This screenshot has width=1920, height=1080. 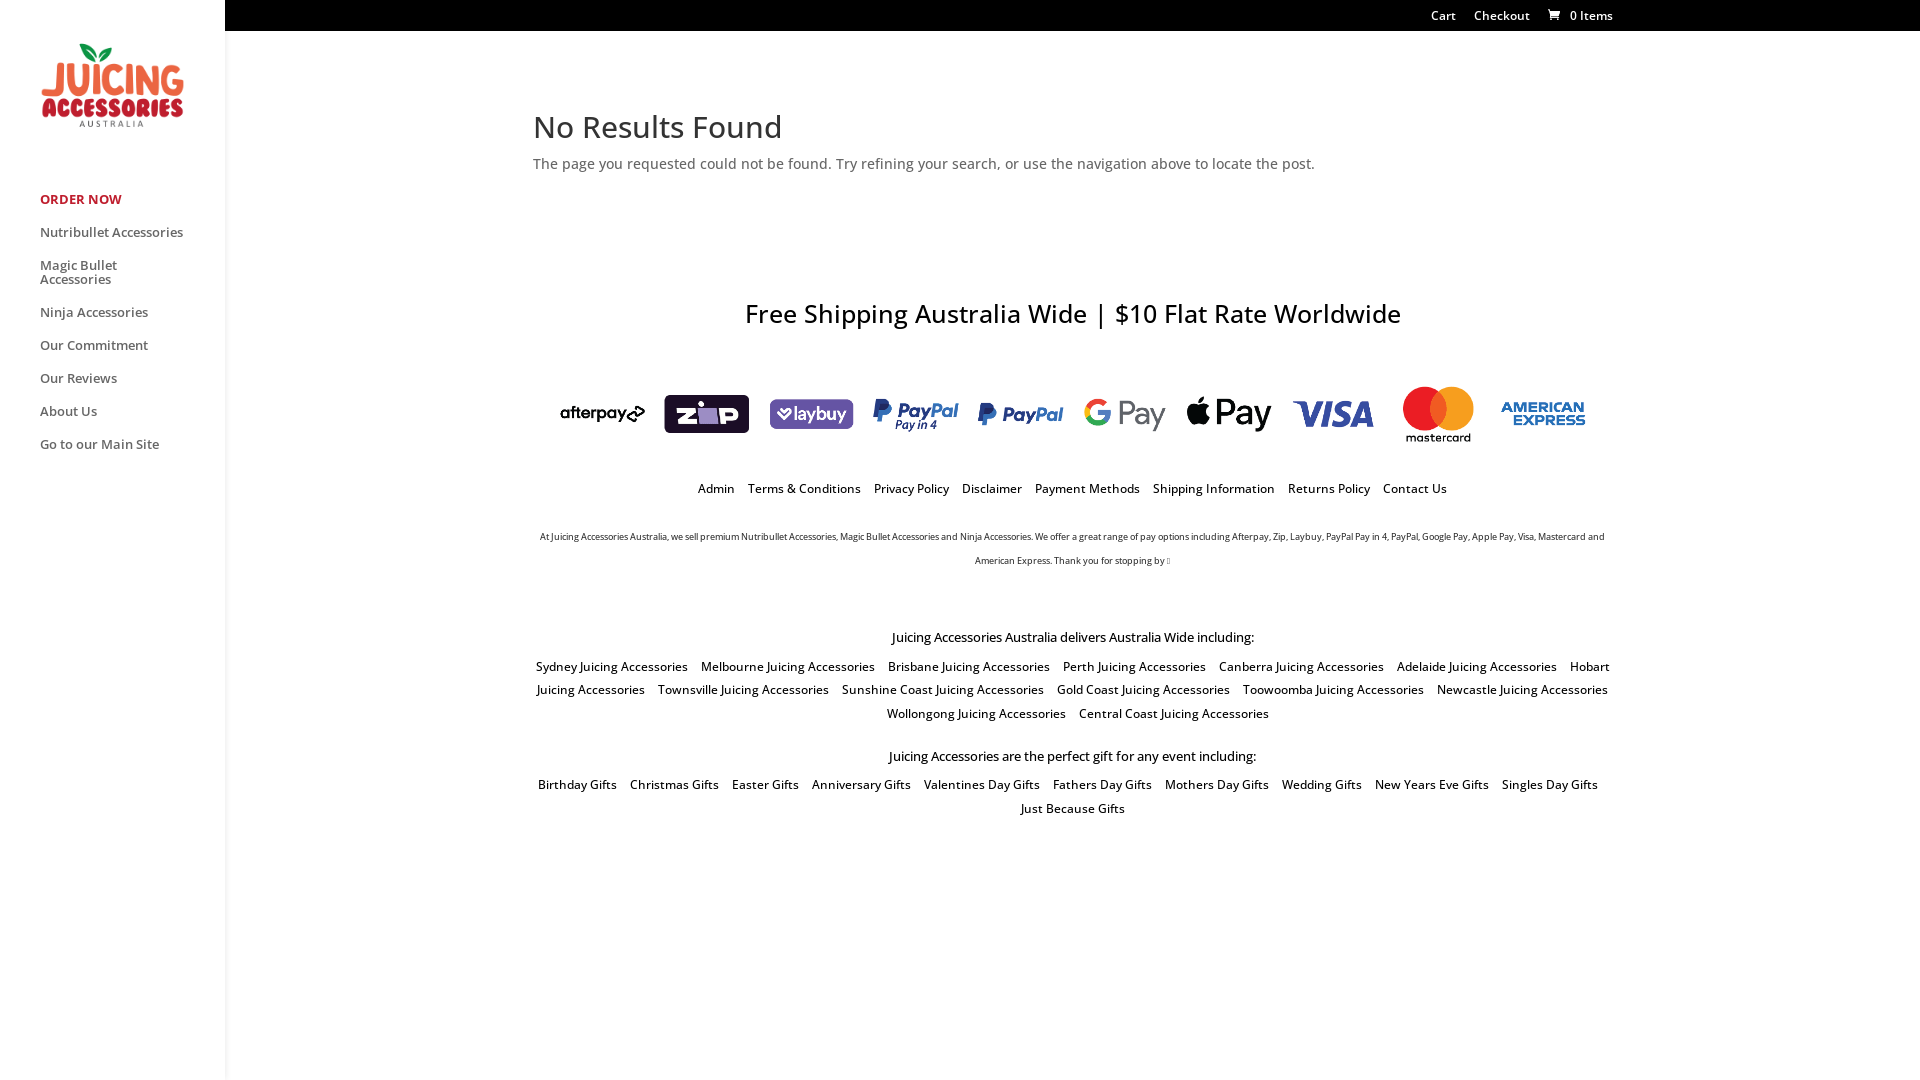 What do you see at coordinates (131, 419) in the screenshot?
I see `'About Us'` at bounding box center [131, 419].